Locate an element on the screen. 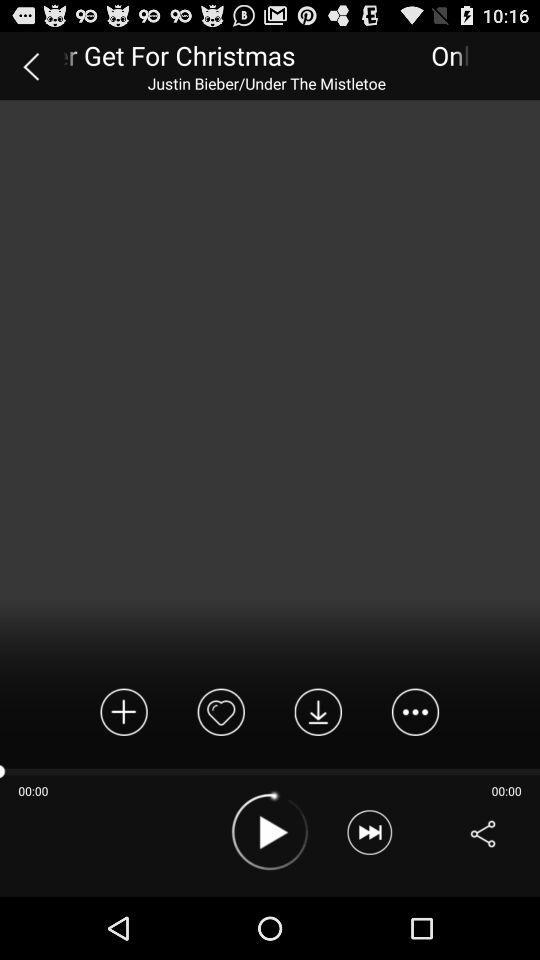 Image resolution: width=540 pixels, height=960 pixels. the arrow_backward icon is located at coordinates (30, 70).